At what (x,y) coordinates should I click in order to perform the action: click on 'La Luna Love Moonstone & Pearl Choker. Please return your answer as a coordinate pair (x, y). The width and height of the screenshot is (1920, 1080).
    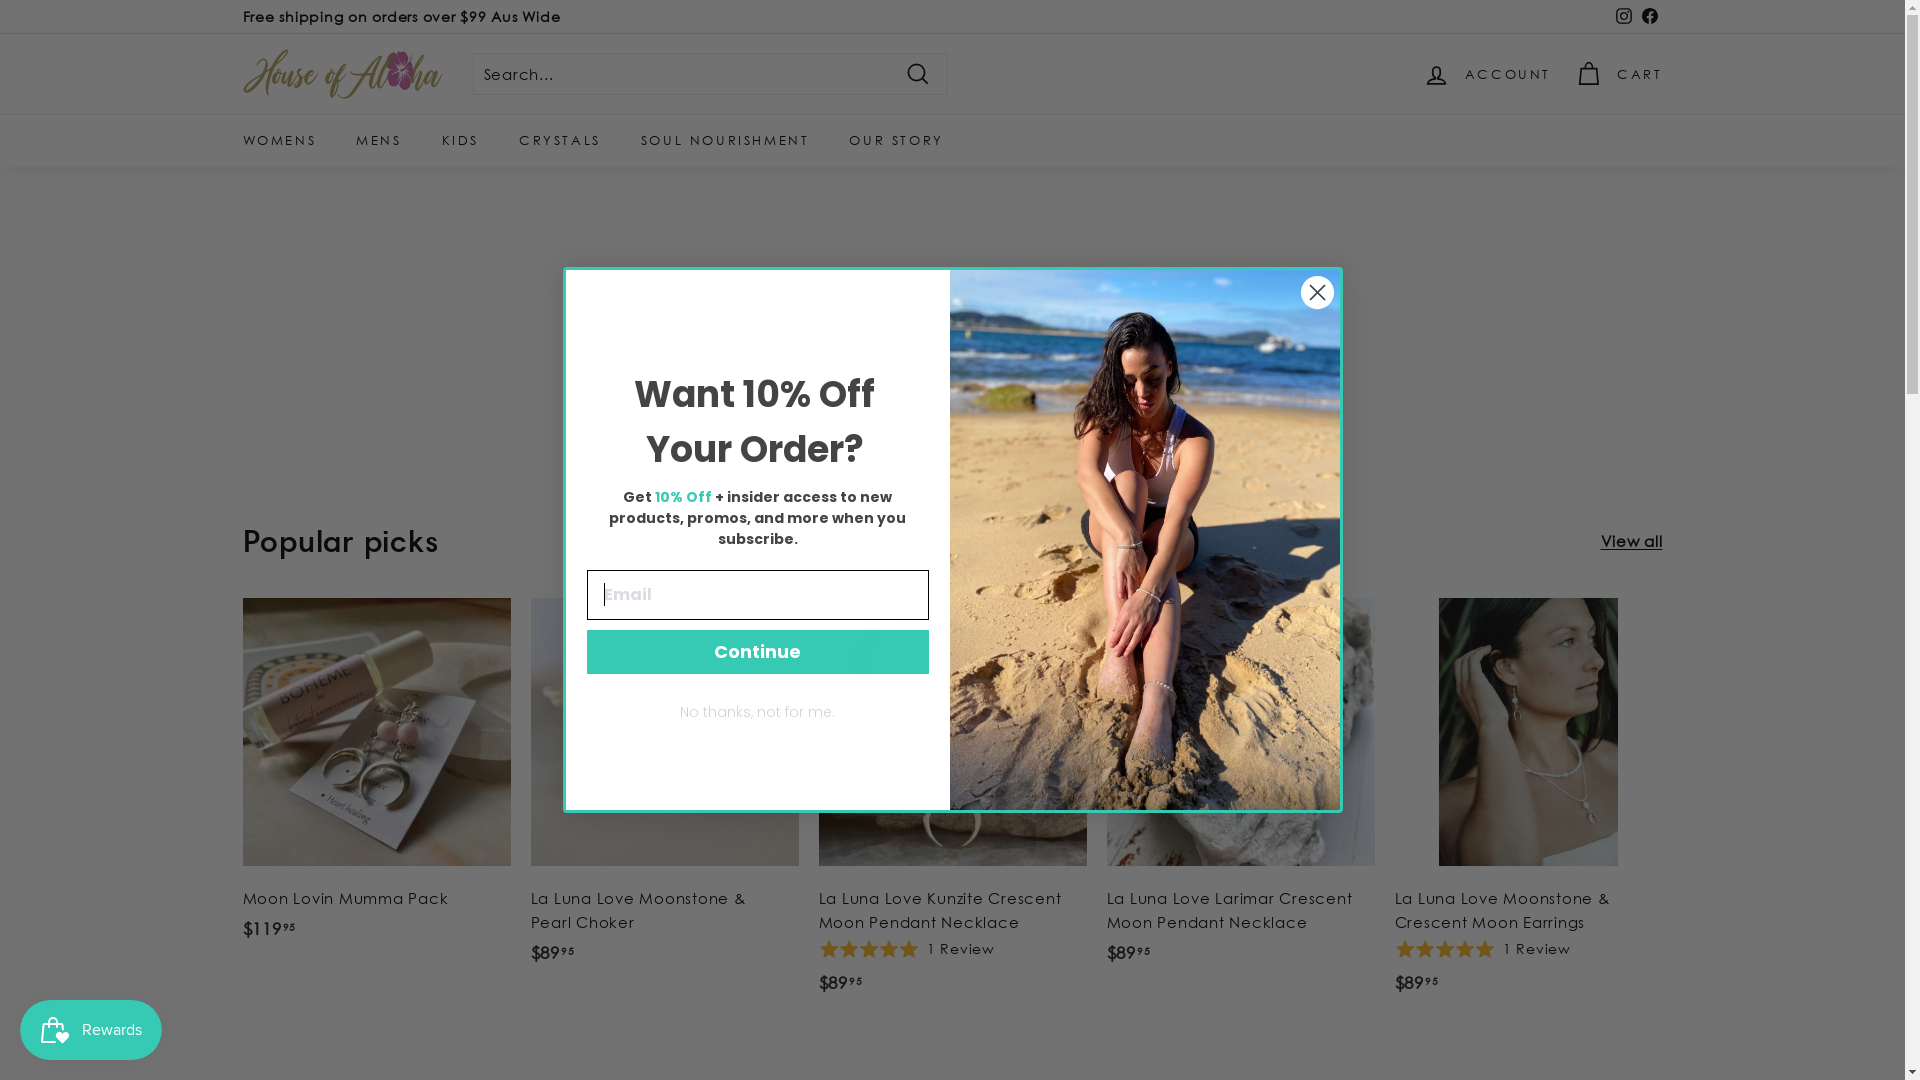
    Looking at the image, I should click on (663, 790).